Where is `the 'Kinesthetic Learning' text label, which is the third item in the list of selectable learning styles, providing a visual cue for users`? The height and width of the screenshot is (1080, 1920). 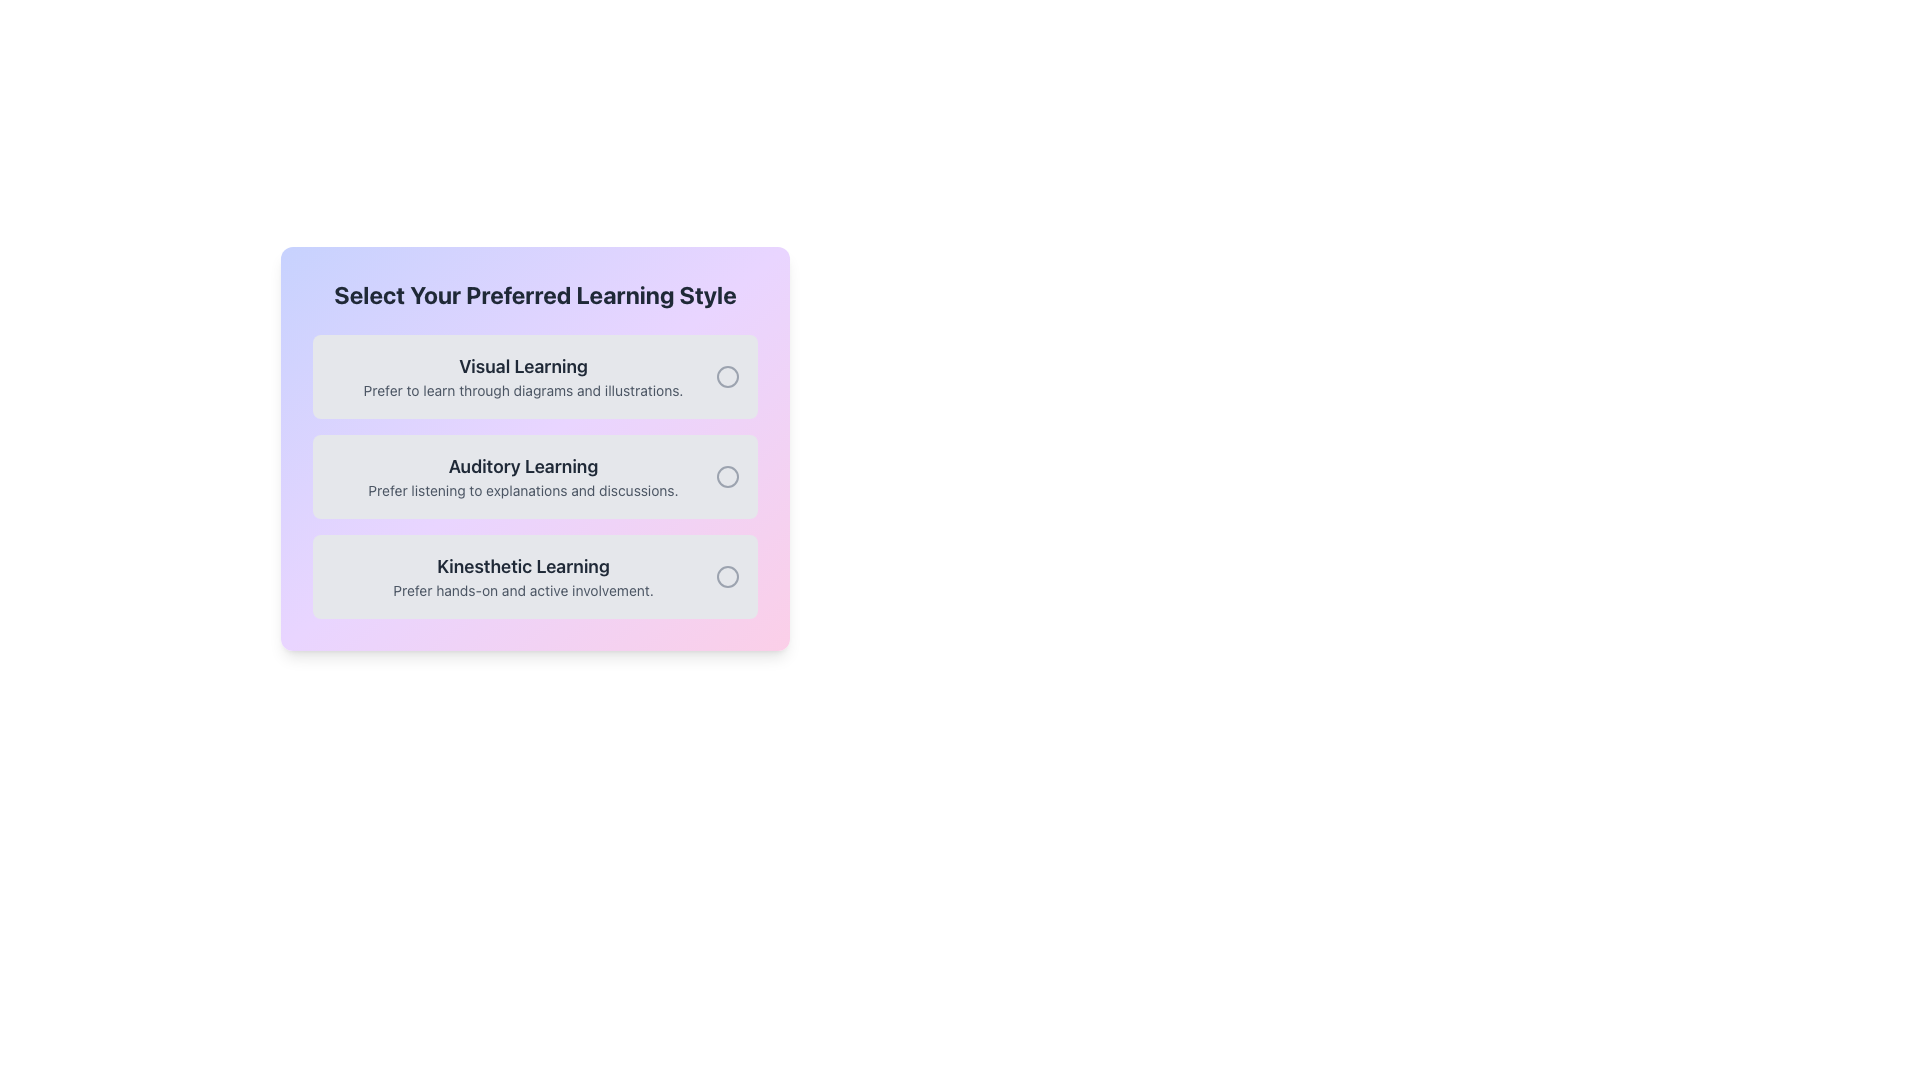
the 'Kinesthetic Learning' text label, which is the third item in the list of selectable learning styles, providing a visual cue for users is located at coordinates (523, 567).